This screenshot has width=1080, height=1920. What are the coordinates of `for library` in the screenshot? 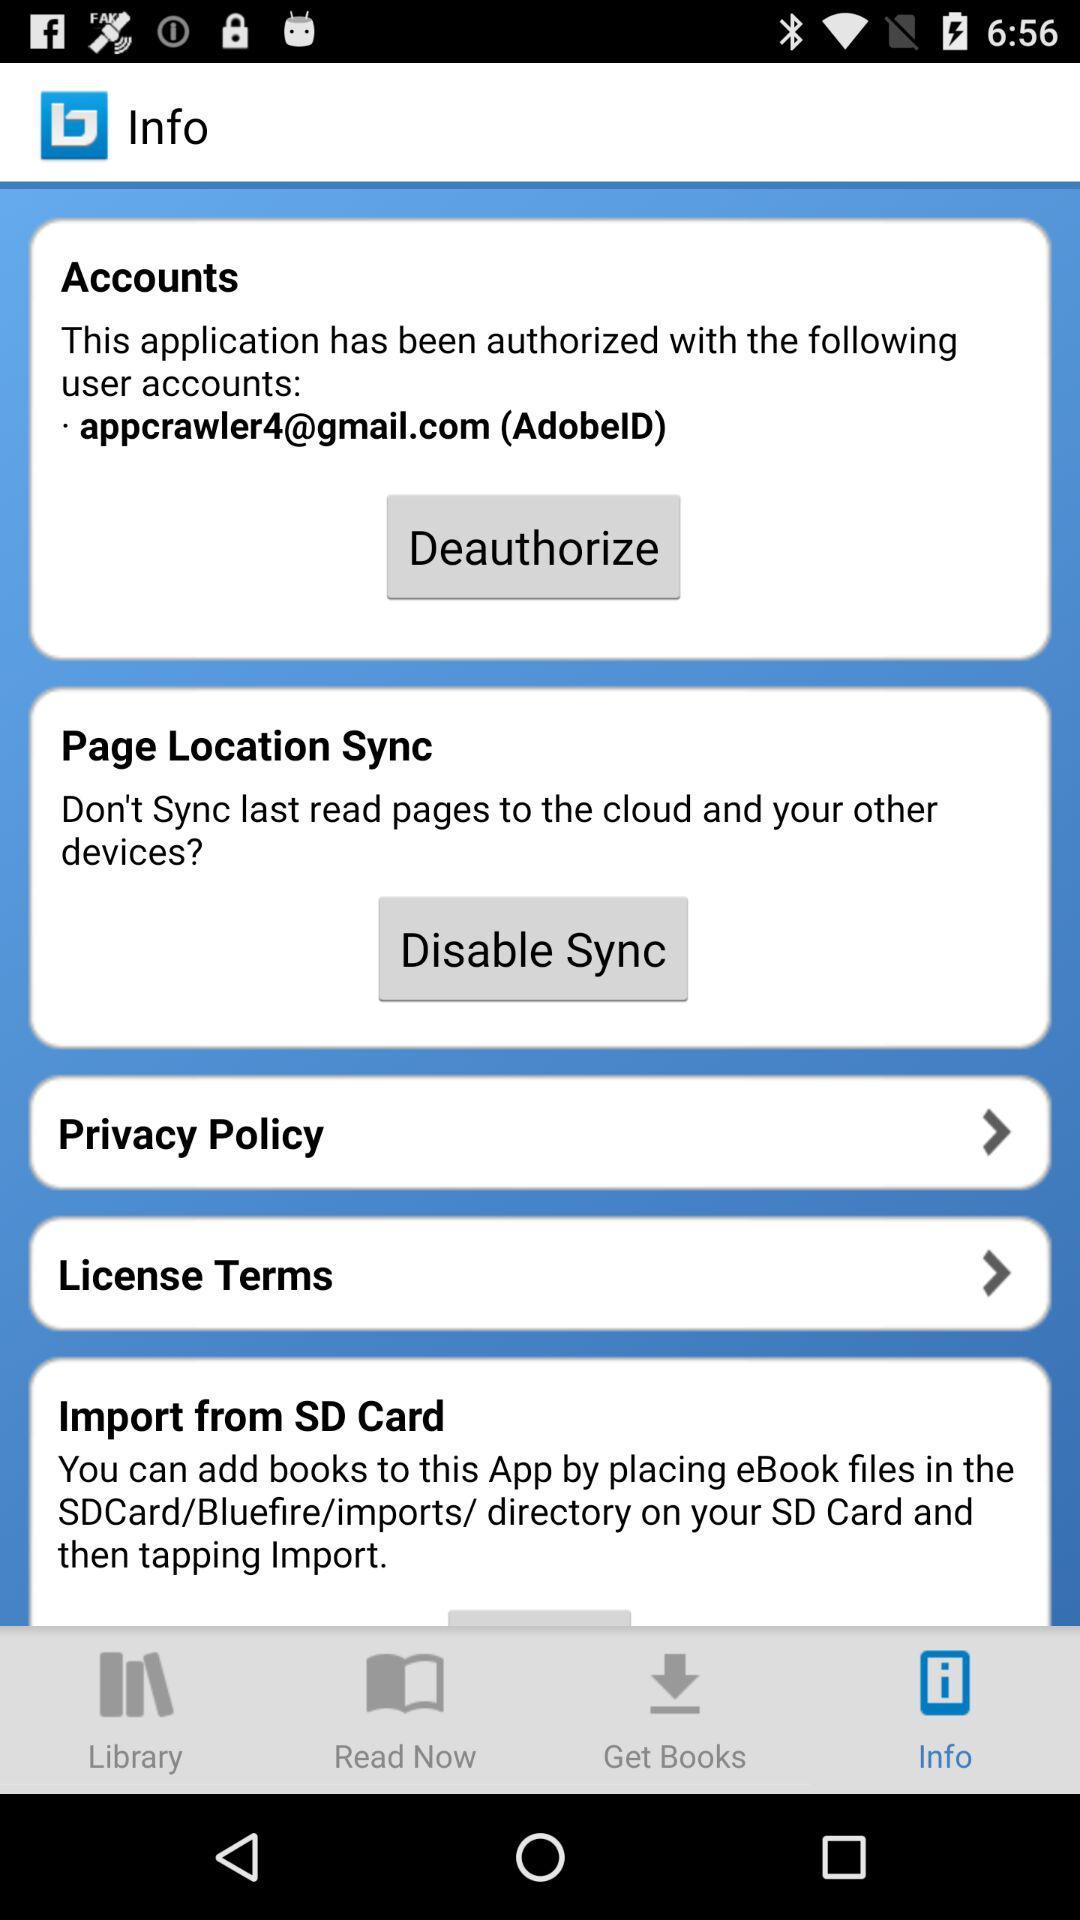 It's located at (135, 1708).